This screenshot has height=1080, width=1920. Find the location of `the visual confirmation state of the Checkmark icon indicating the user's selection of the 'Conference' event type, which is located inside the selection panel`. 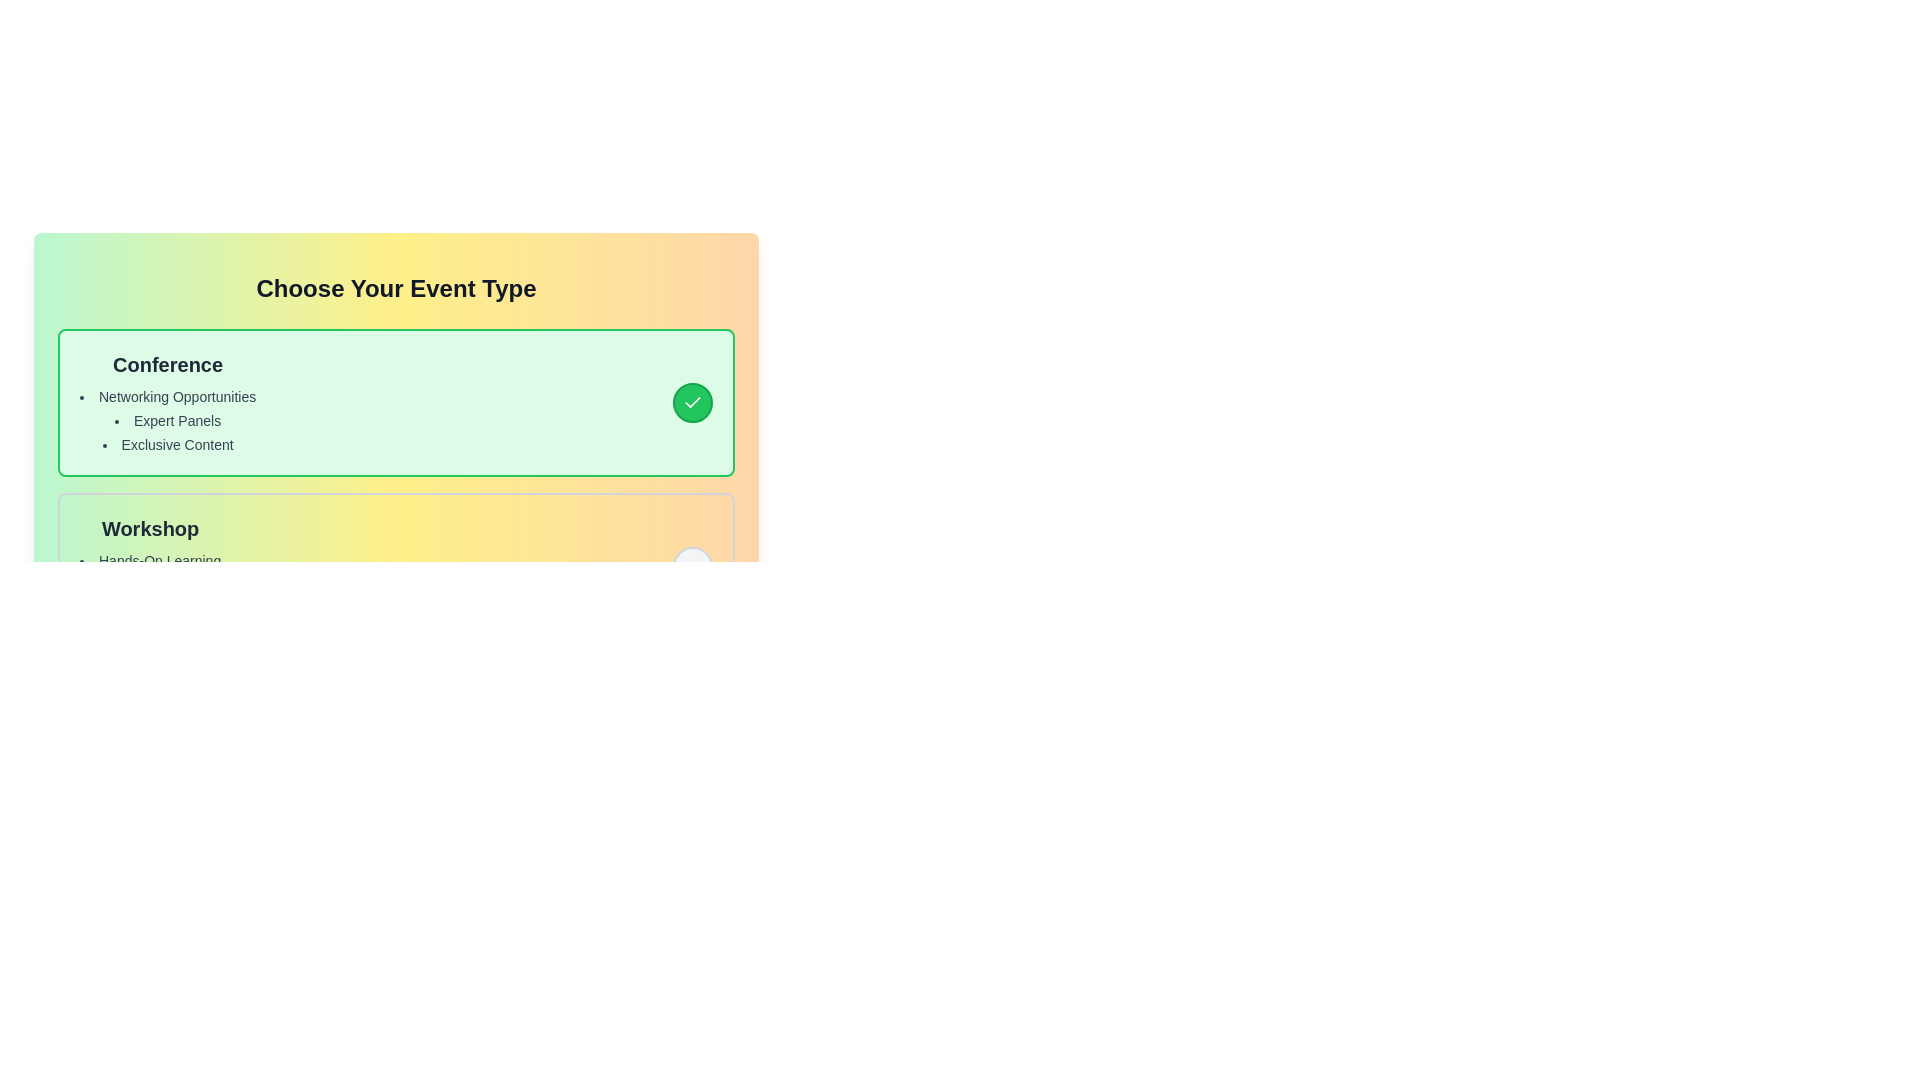

the visual confirmation state of the Checkmark icon indicating the user's selection of the 'Conference' event type, which is located inside the selection panel is located at coordinates (692, 401).